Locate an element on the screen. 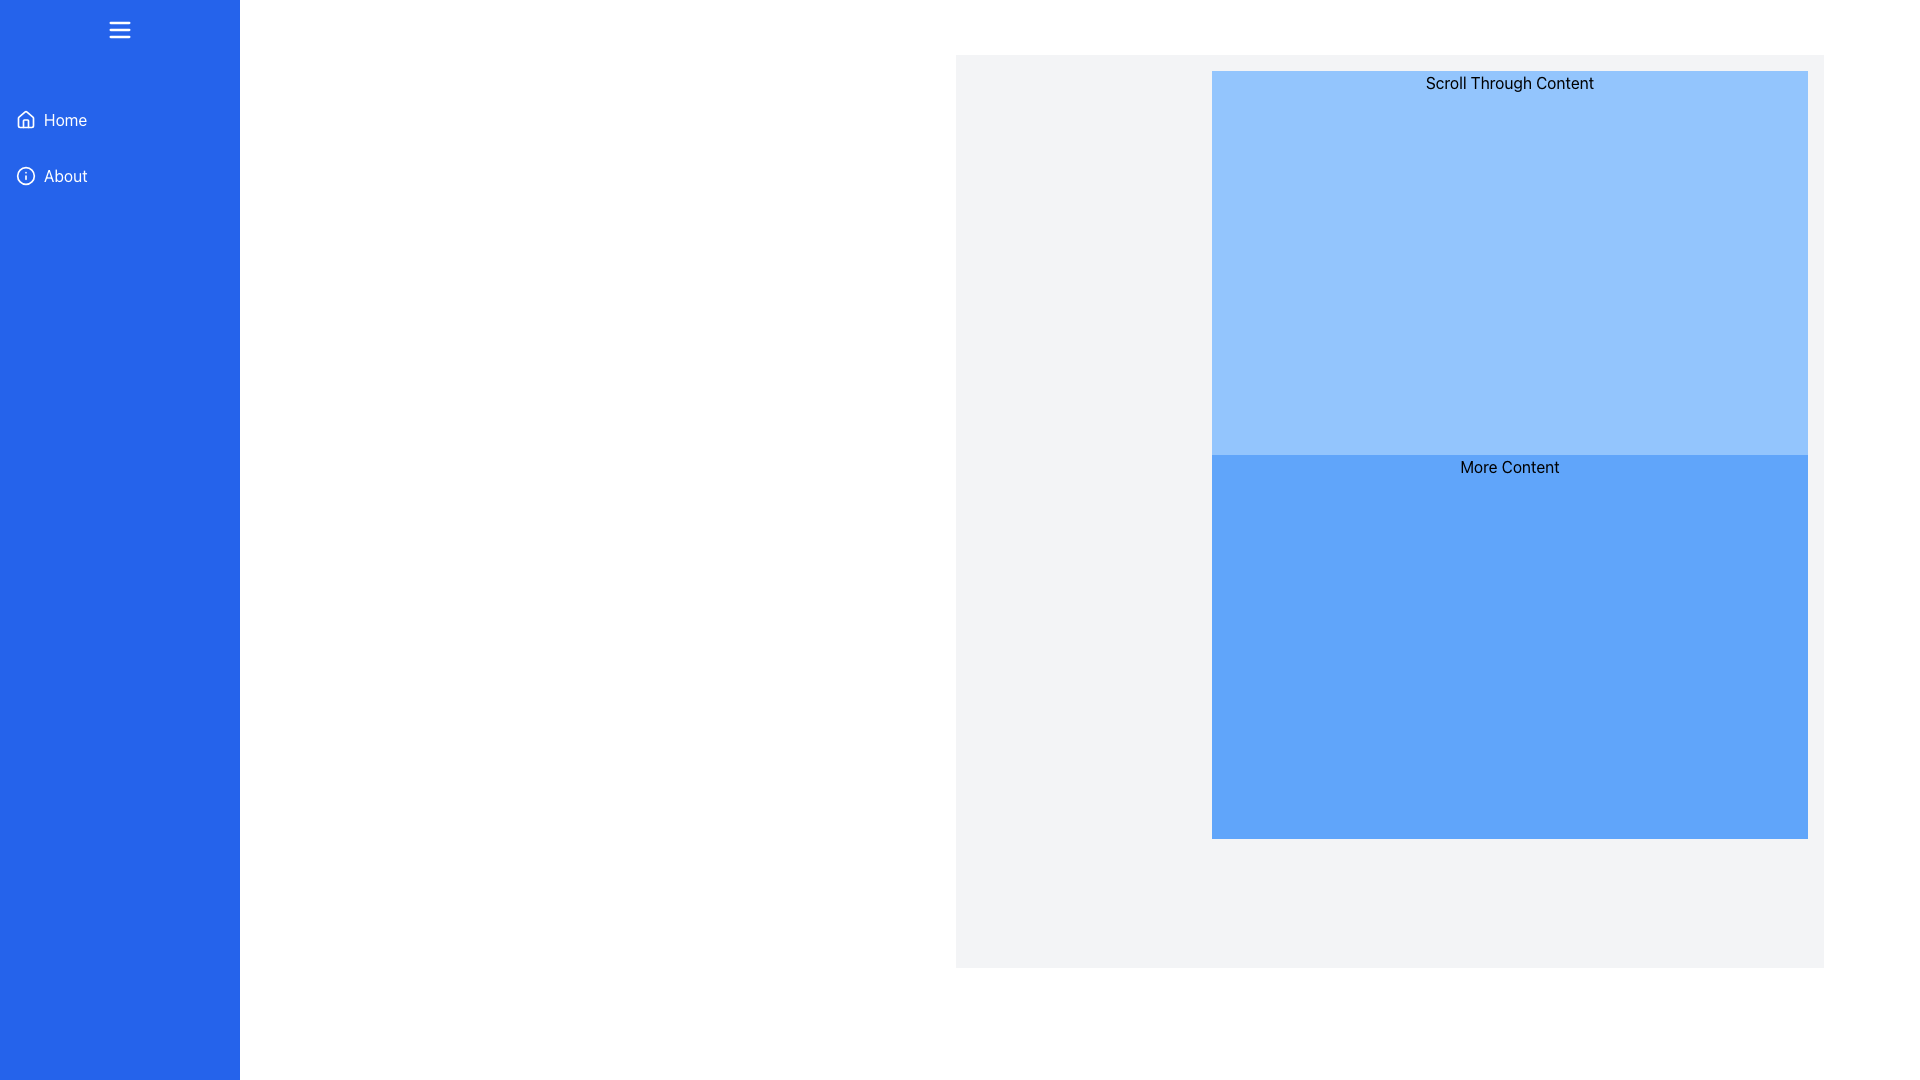 Image resolution: width=1920 pixels, height=1080 pixels. the house icon in the vertical navigation menu associated with the 'Home' text is located at coordinates (25, 119).